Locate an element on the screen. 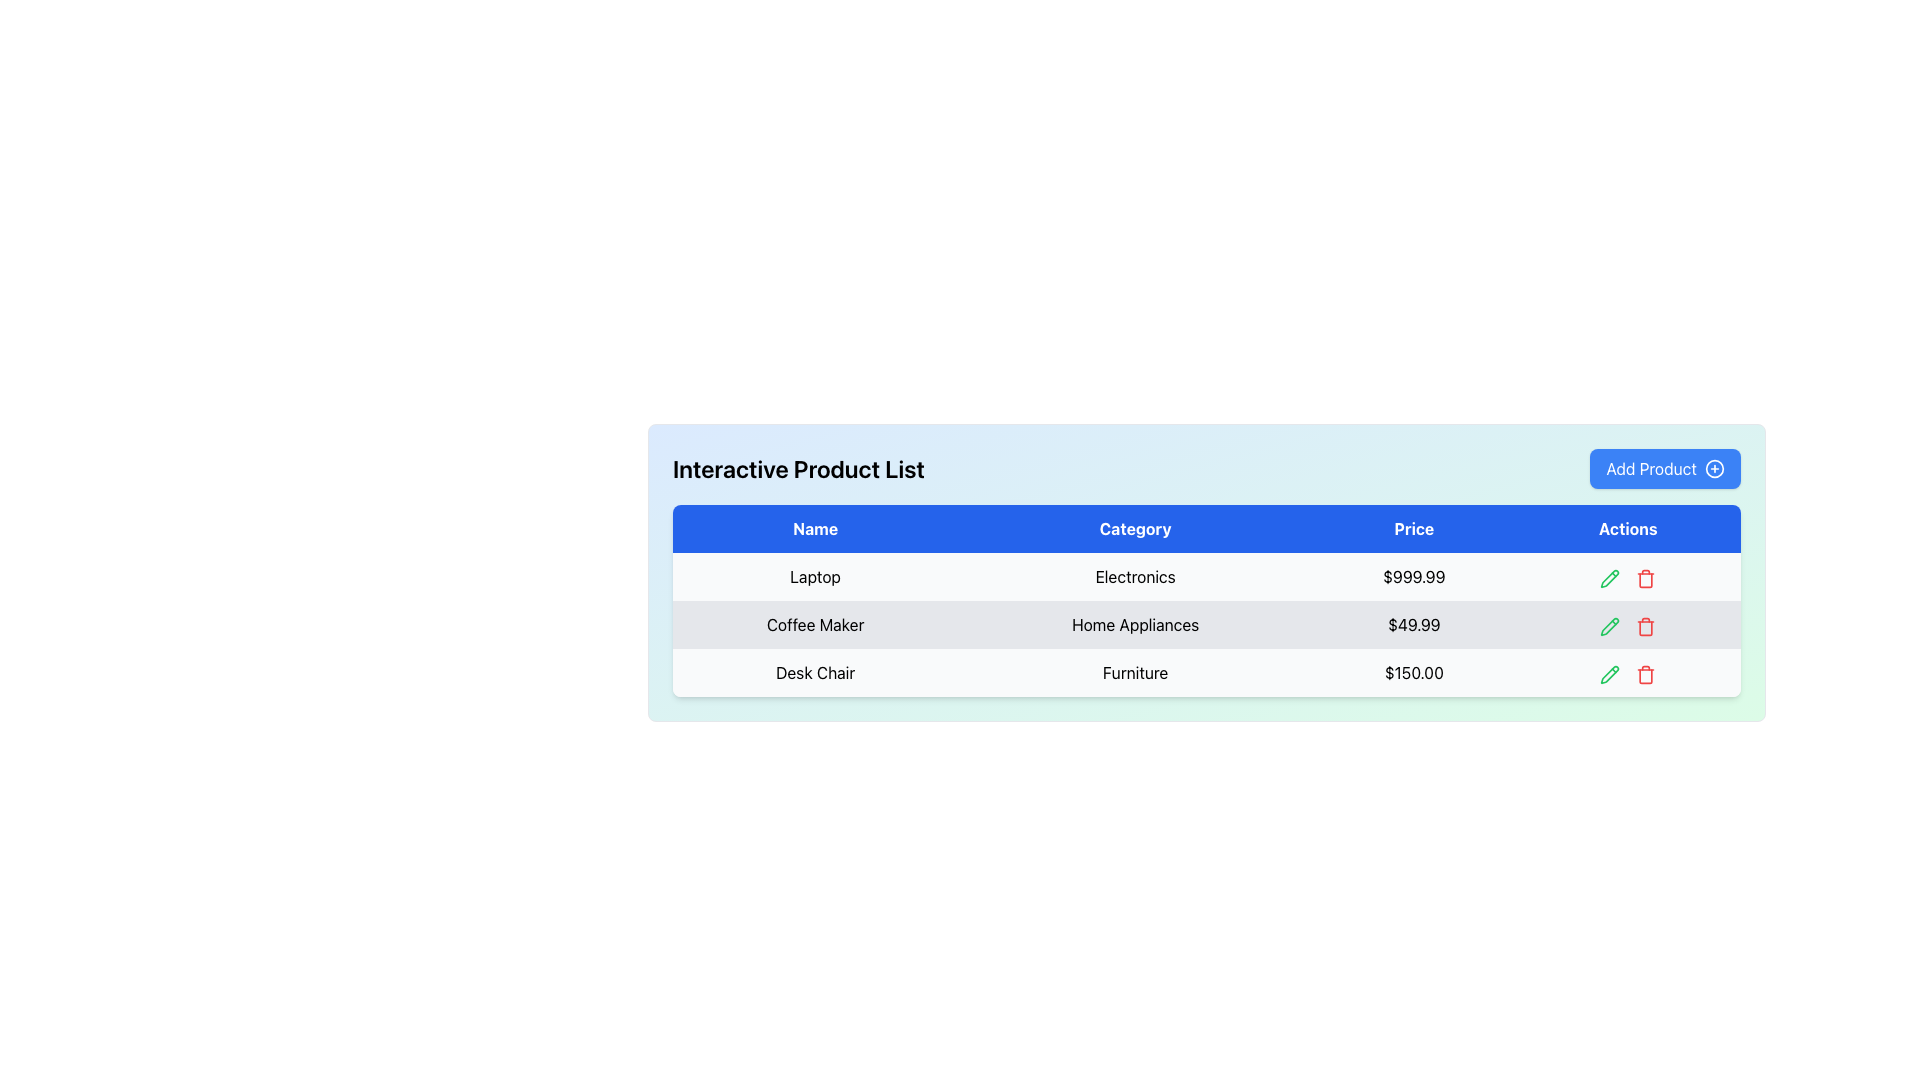 This screenshot has height=1080, width=1920. the appearance of the circular icon with a plus sign in its middle, located to the right of the 'Add Product' button text is located at coordinates (1713, 469).